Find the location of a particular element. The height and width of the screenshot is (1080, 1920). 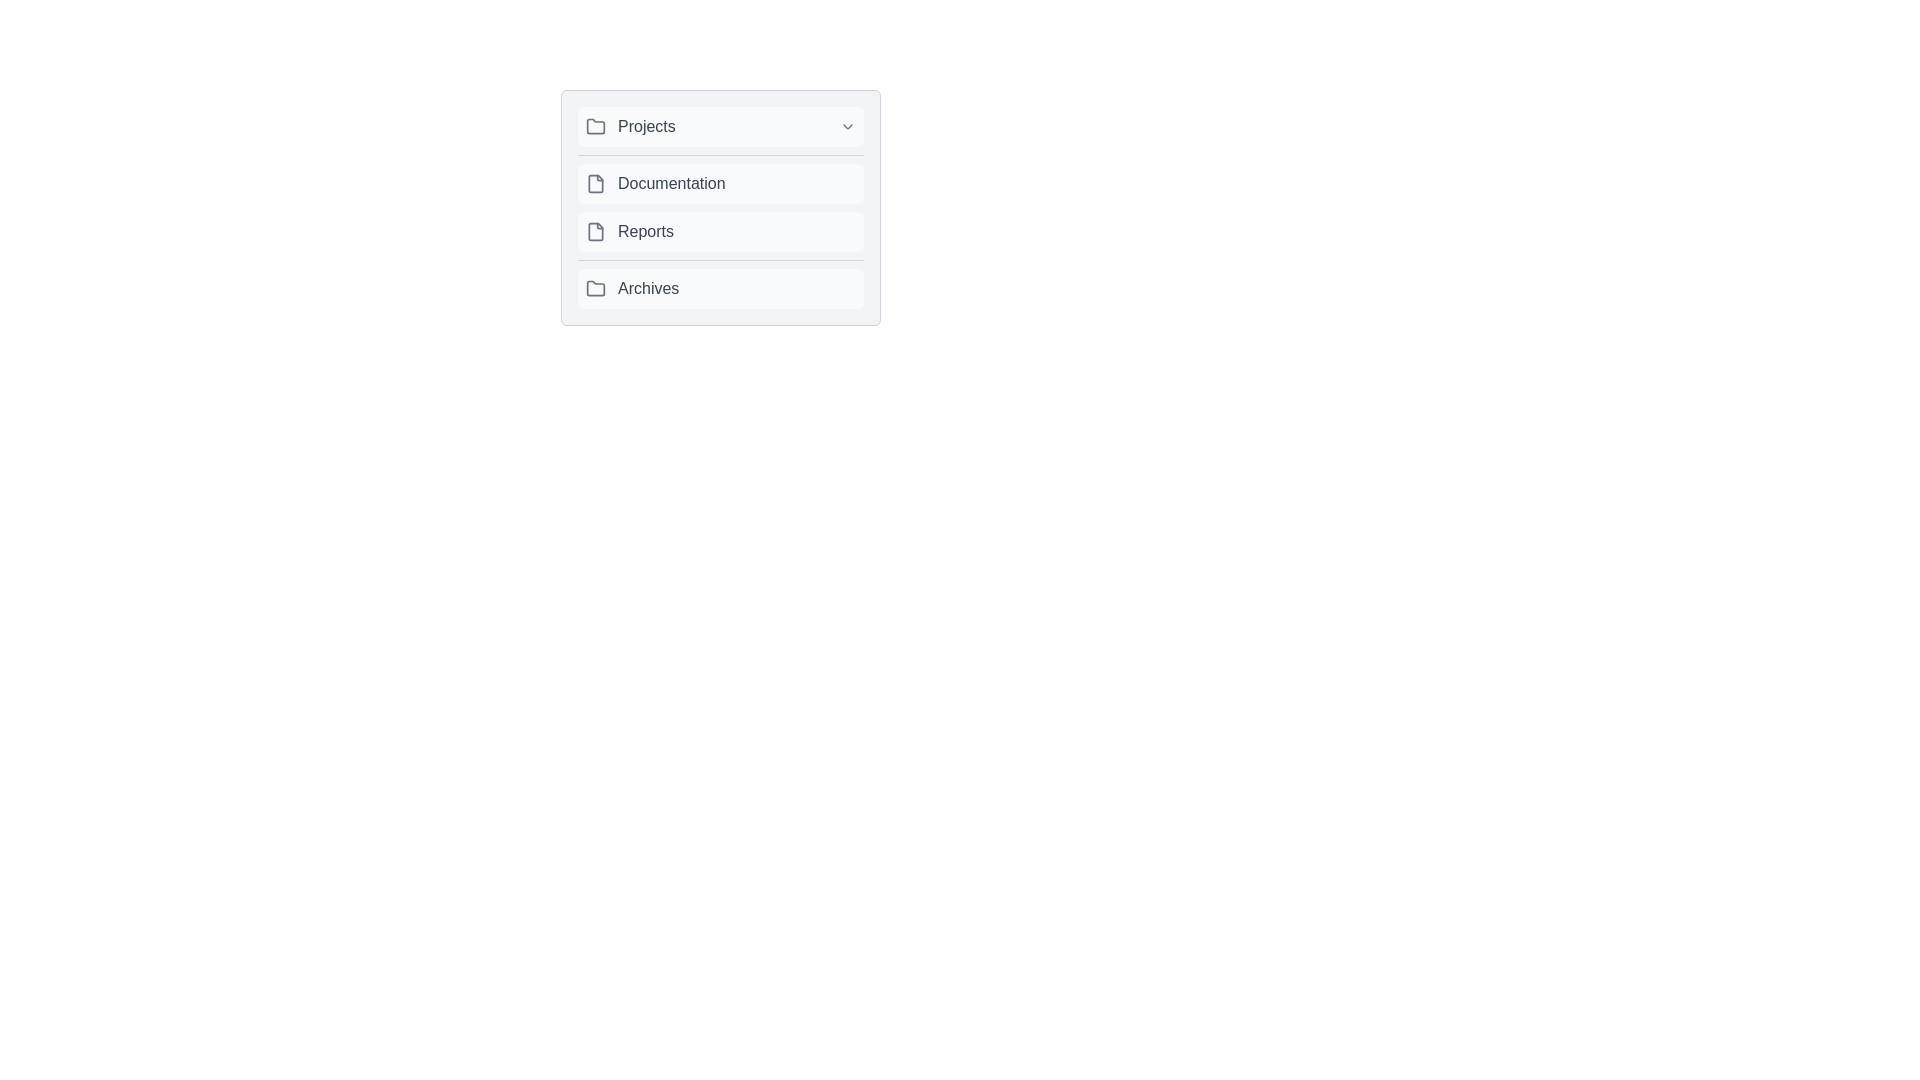

the first item in the vertical list of menu items is located at coordinates (720, 127).